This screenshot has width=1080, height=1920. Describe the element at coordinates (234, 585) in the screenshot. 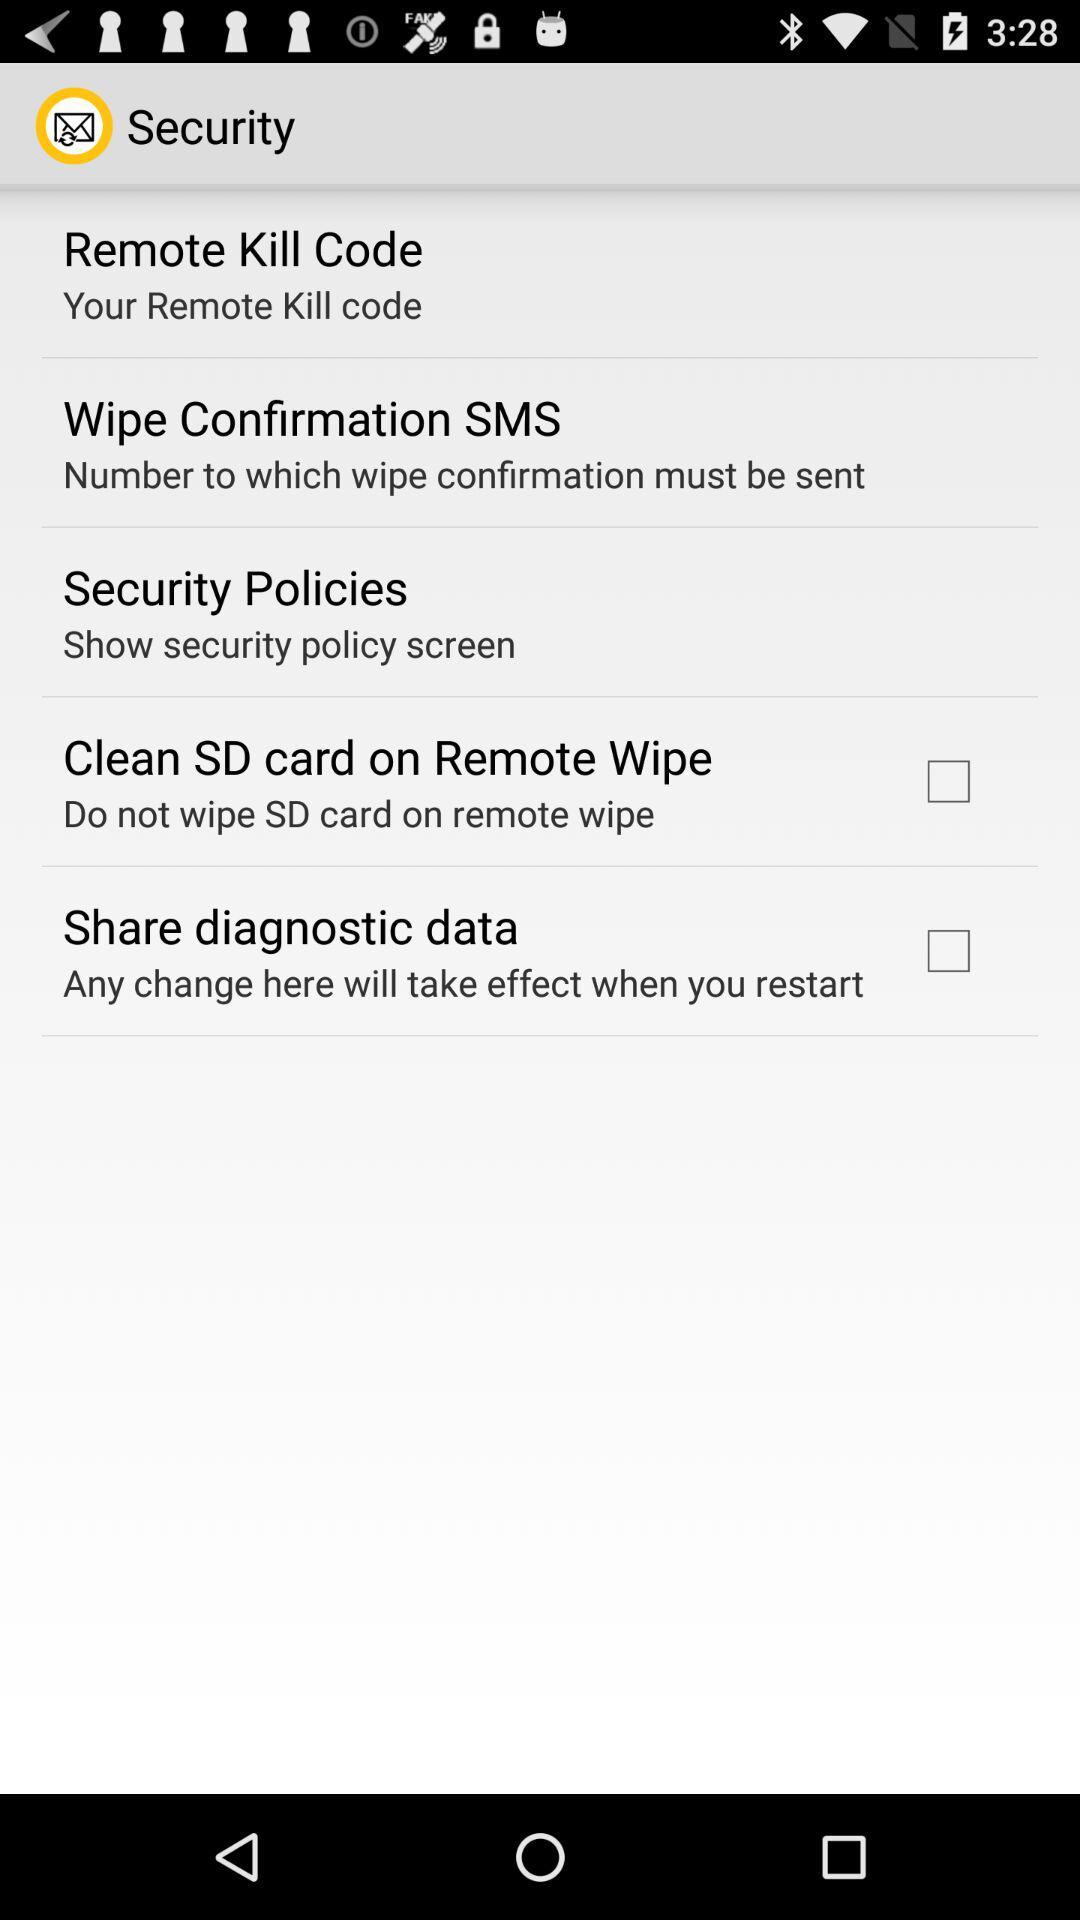

I see `security policies item` at that location.